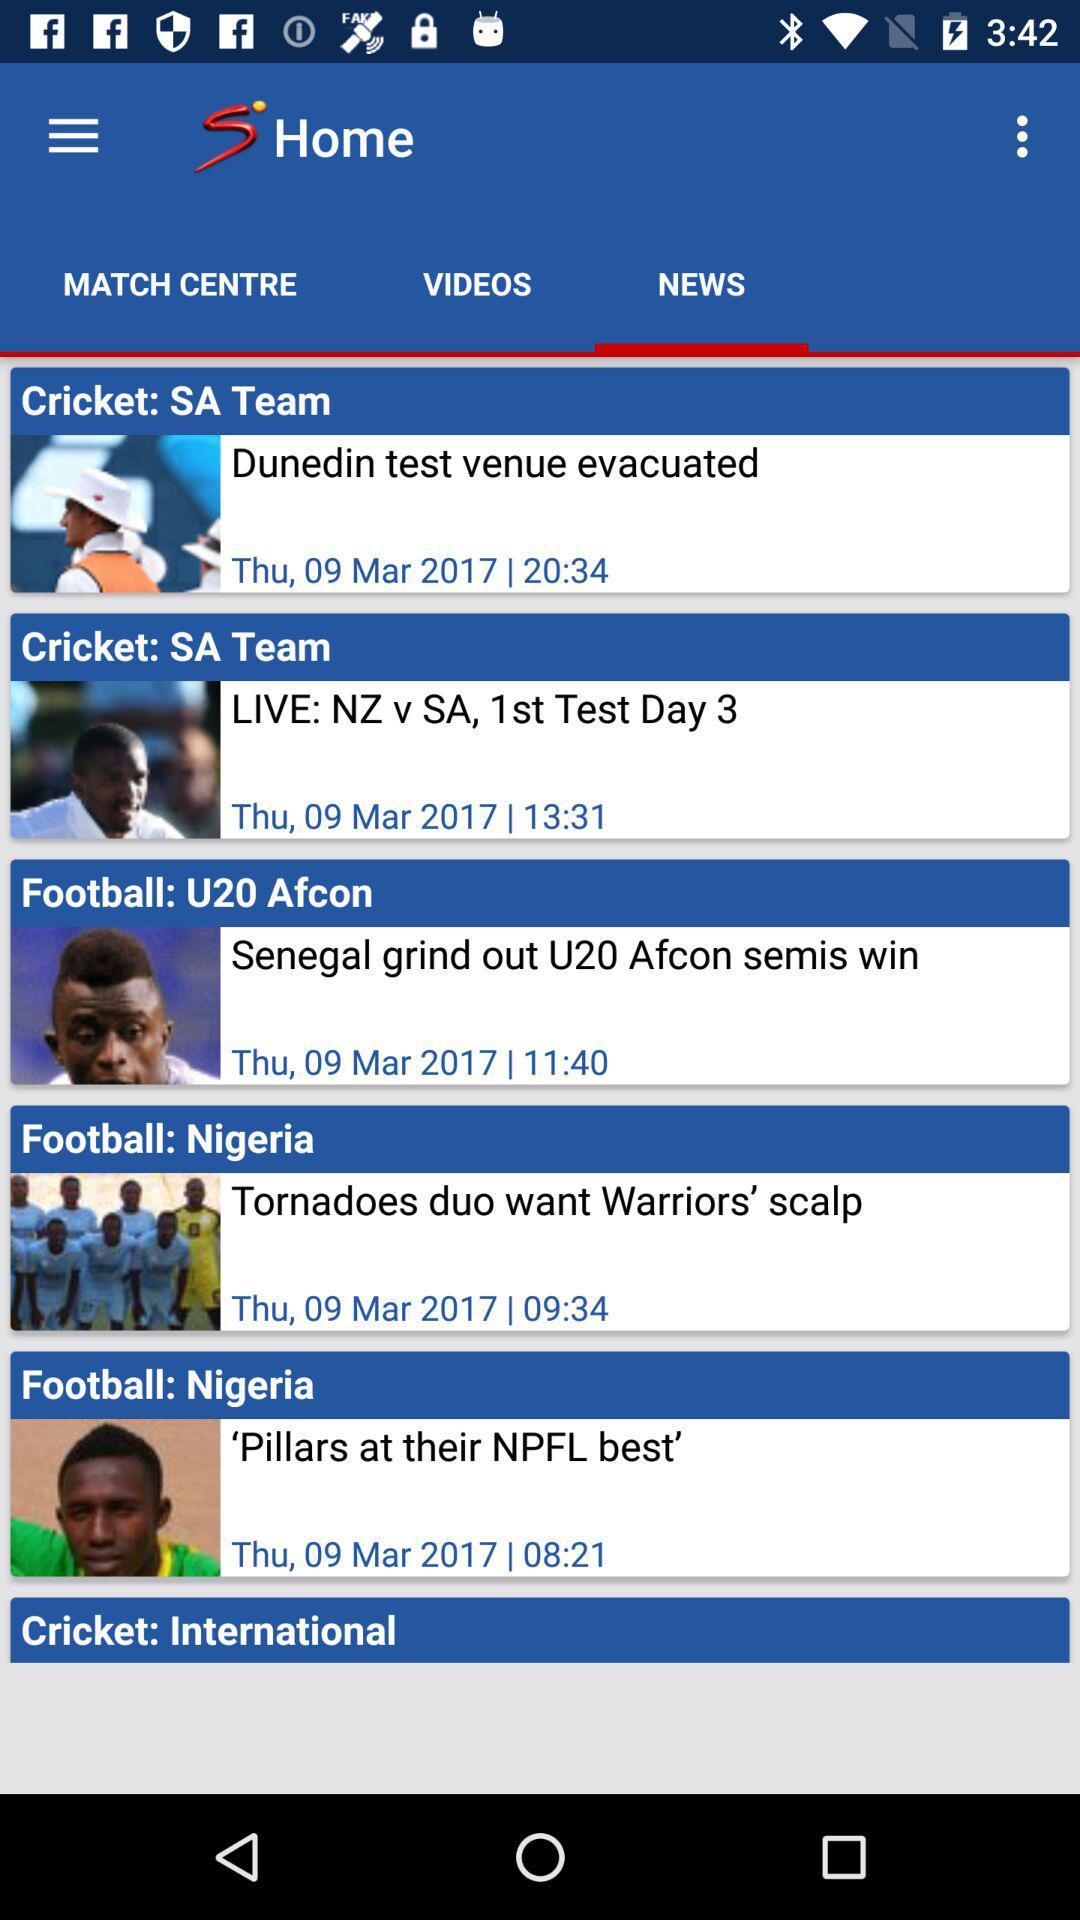 Image resolution: width=1080 pixels, height=1920 pixels. What do you see at coordinates (1027, 135) in the screenshot?
I see `item next to news item` at bounding box center [1027, 135].